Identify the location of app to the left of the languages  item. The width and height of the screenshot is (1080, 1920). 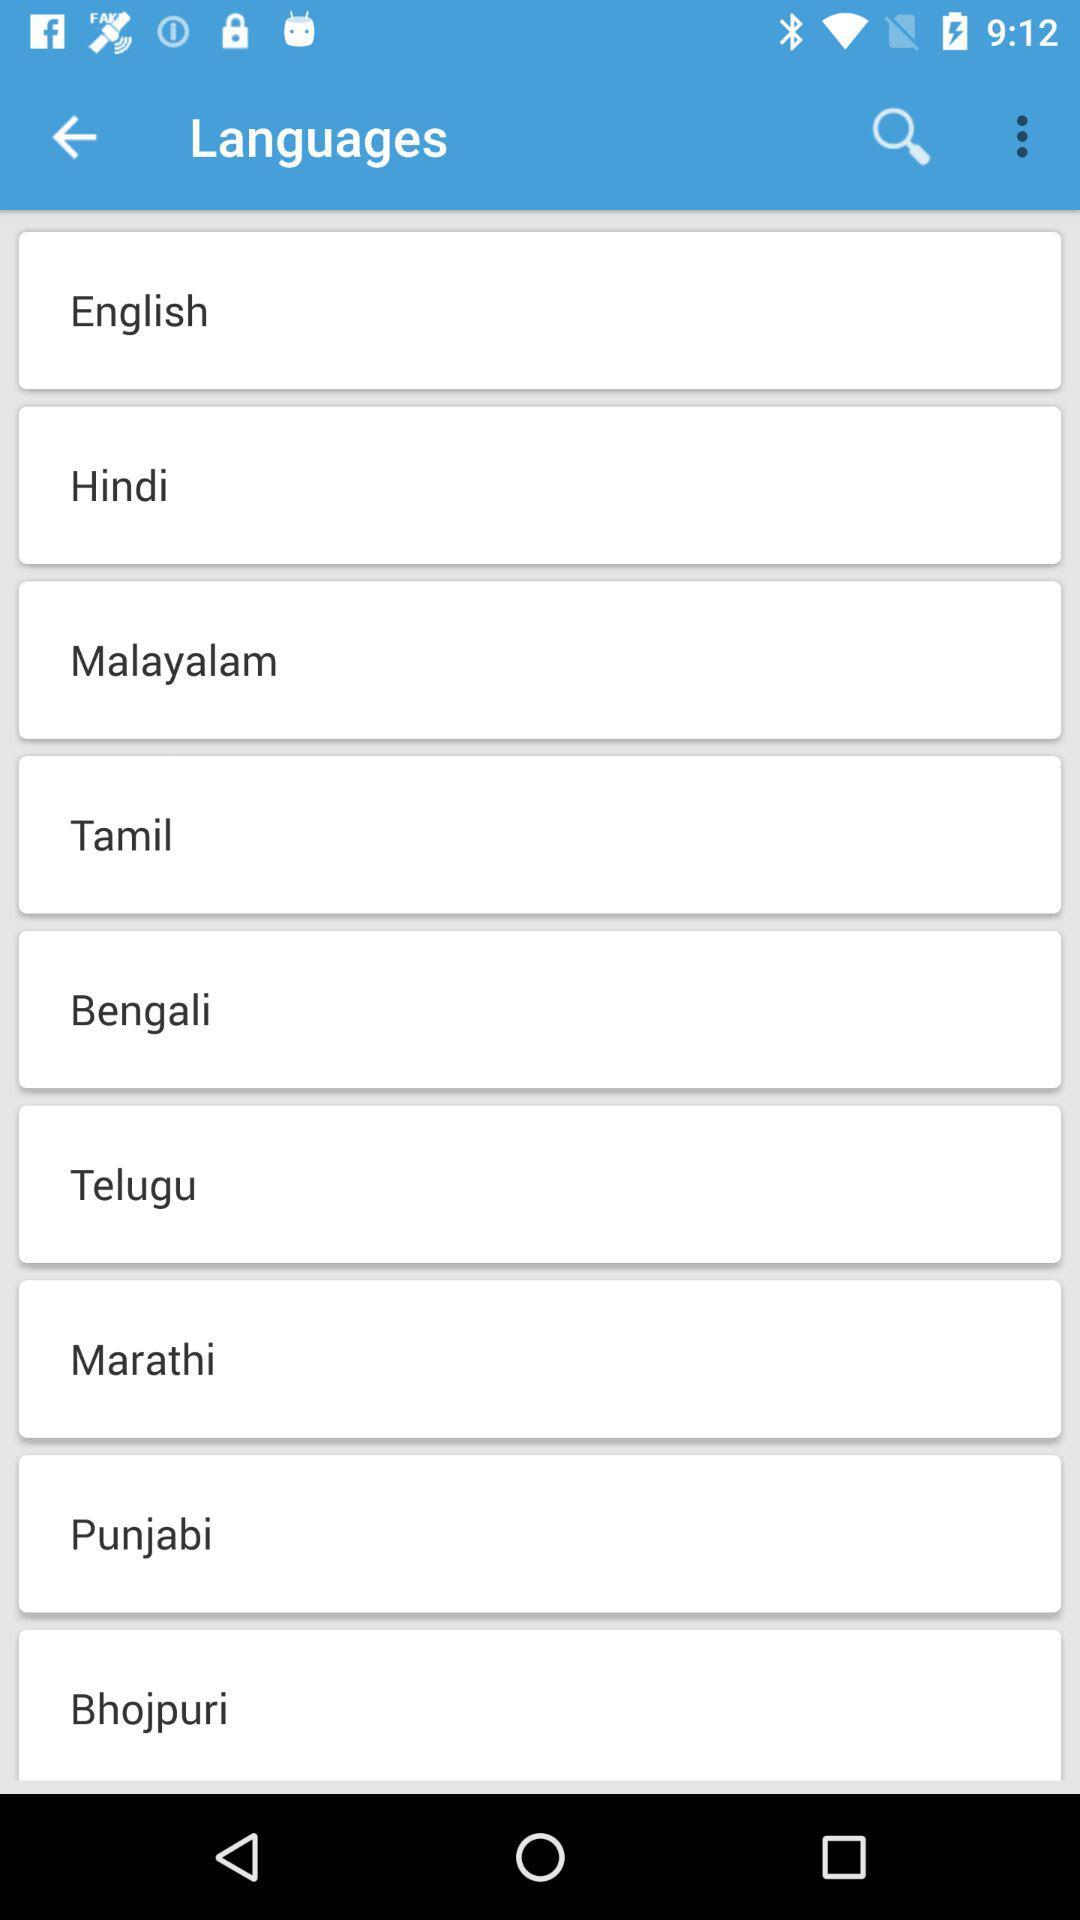
(72, 135).